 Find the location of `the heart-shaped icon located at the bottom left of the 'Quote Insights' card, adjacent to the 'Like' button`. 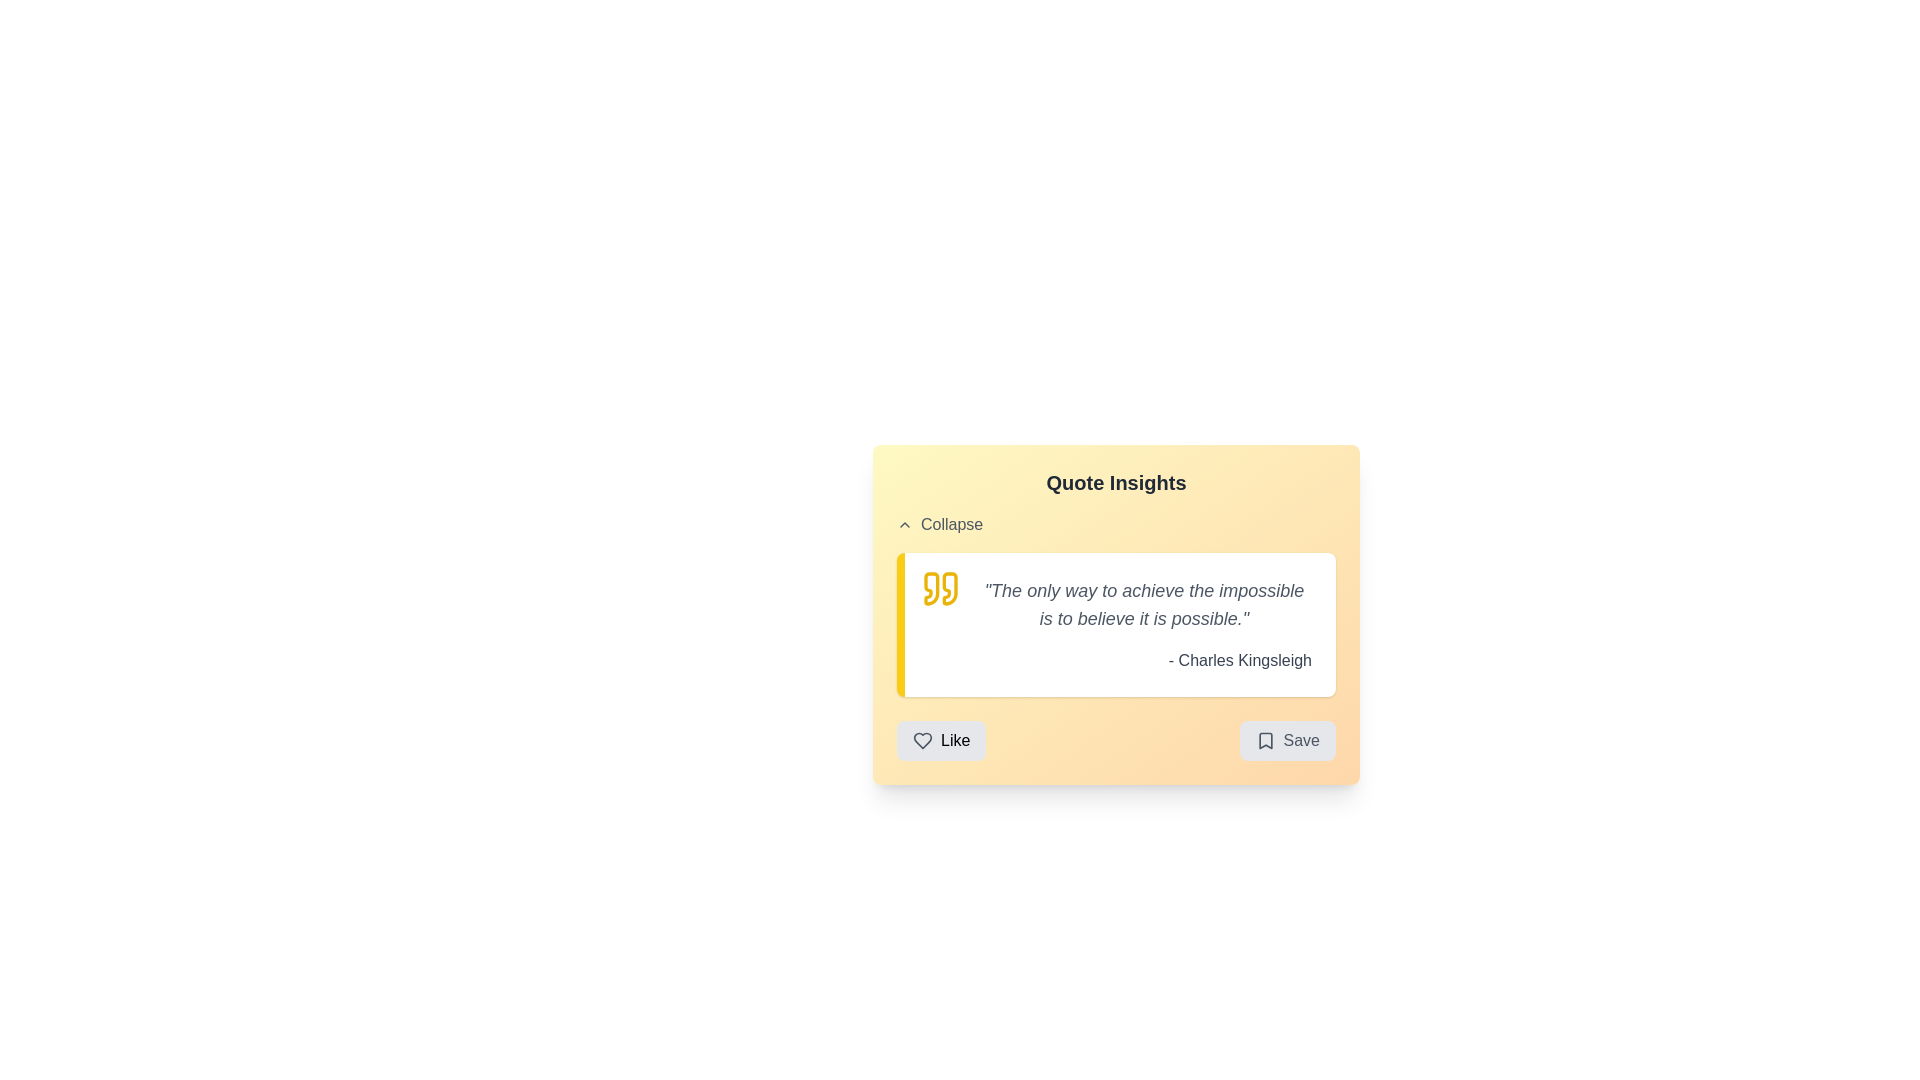

the heart-shaped icon located at the bottom left of the 'Quote Insights' card, adjacent to the 'Like' button is located at coordinates (921, 740).